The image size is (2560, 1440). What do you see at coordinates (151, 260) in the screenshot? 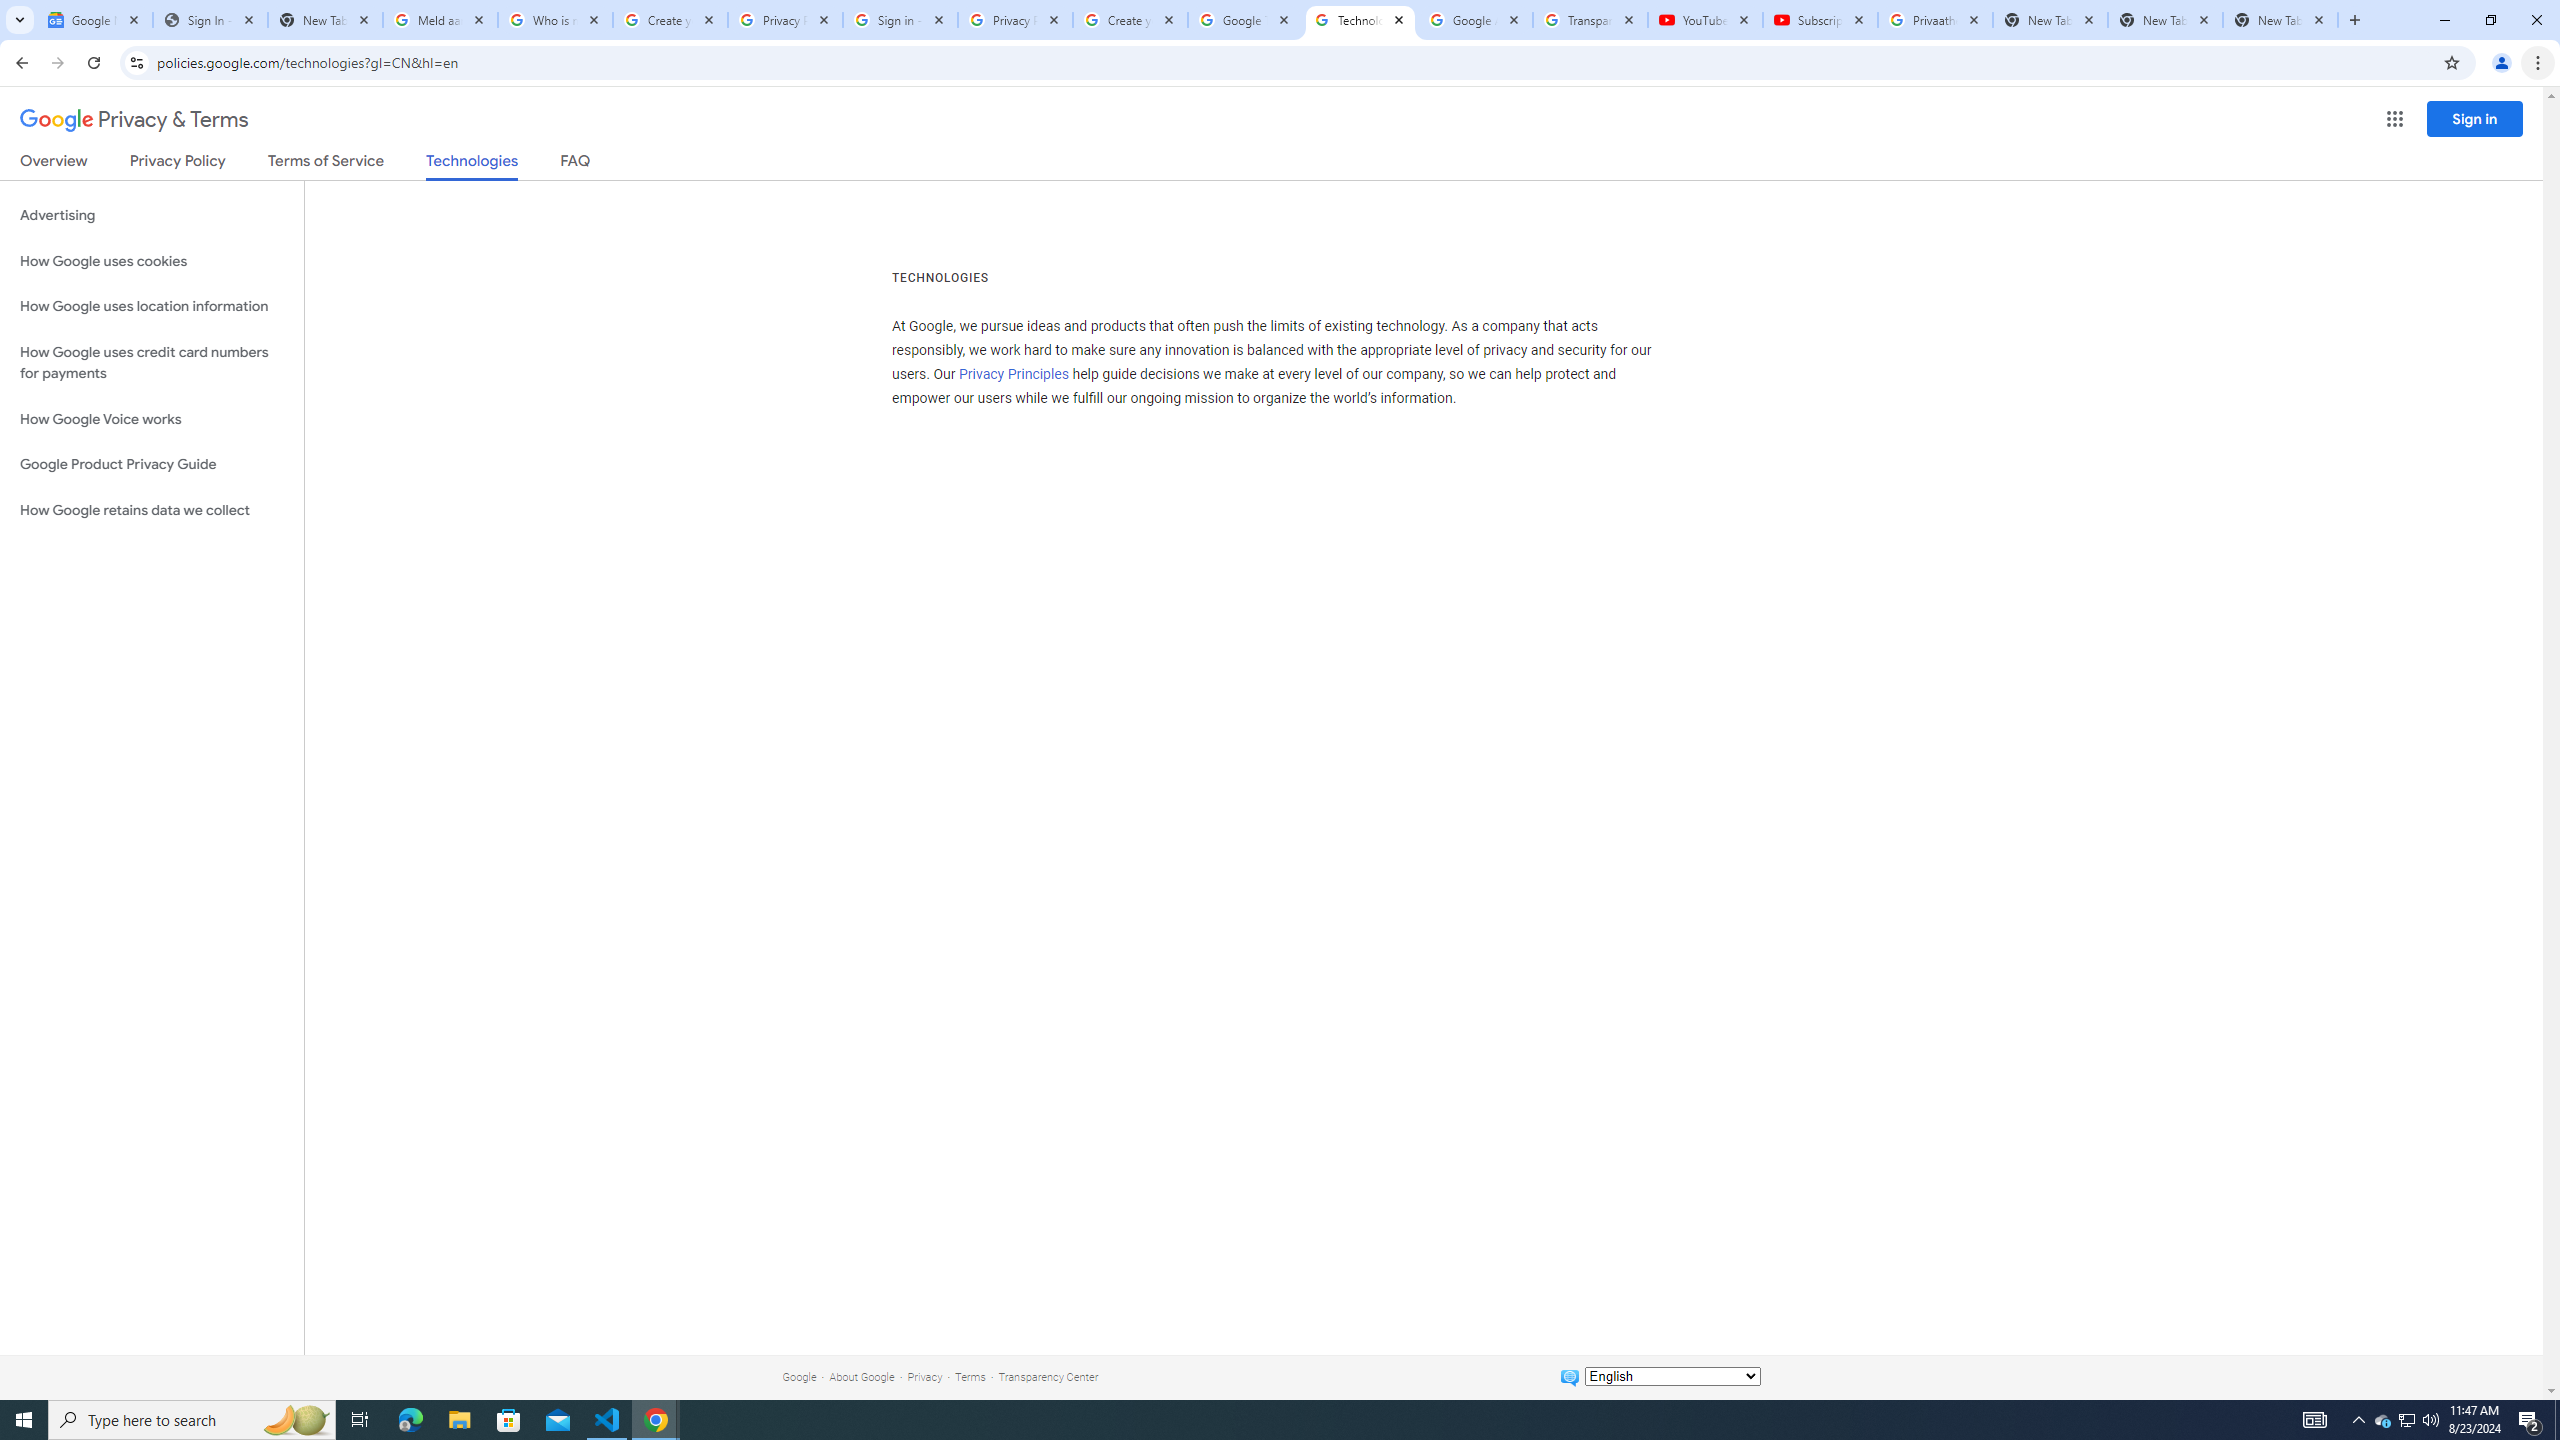
I see `'How Google uses cookies'` at bounding box center [151, 260].